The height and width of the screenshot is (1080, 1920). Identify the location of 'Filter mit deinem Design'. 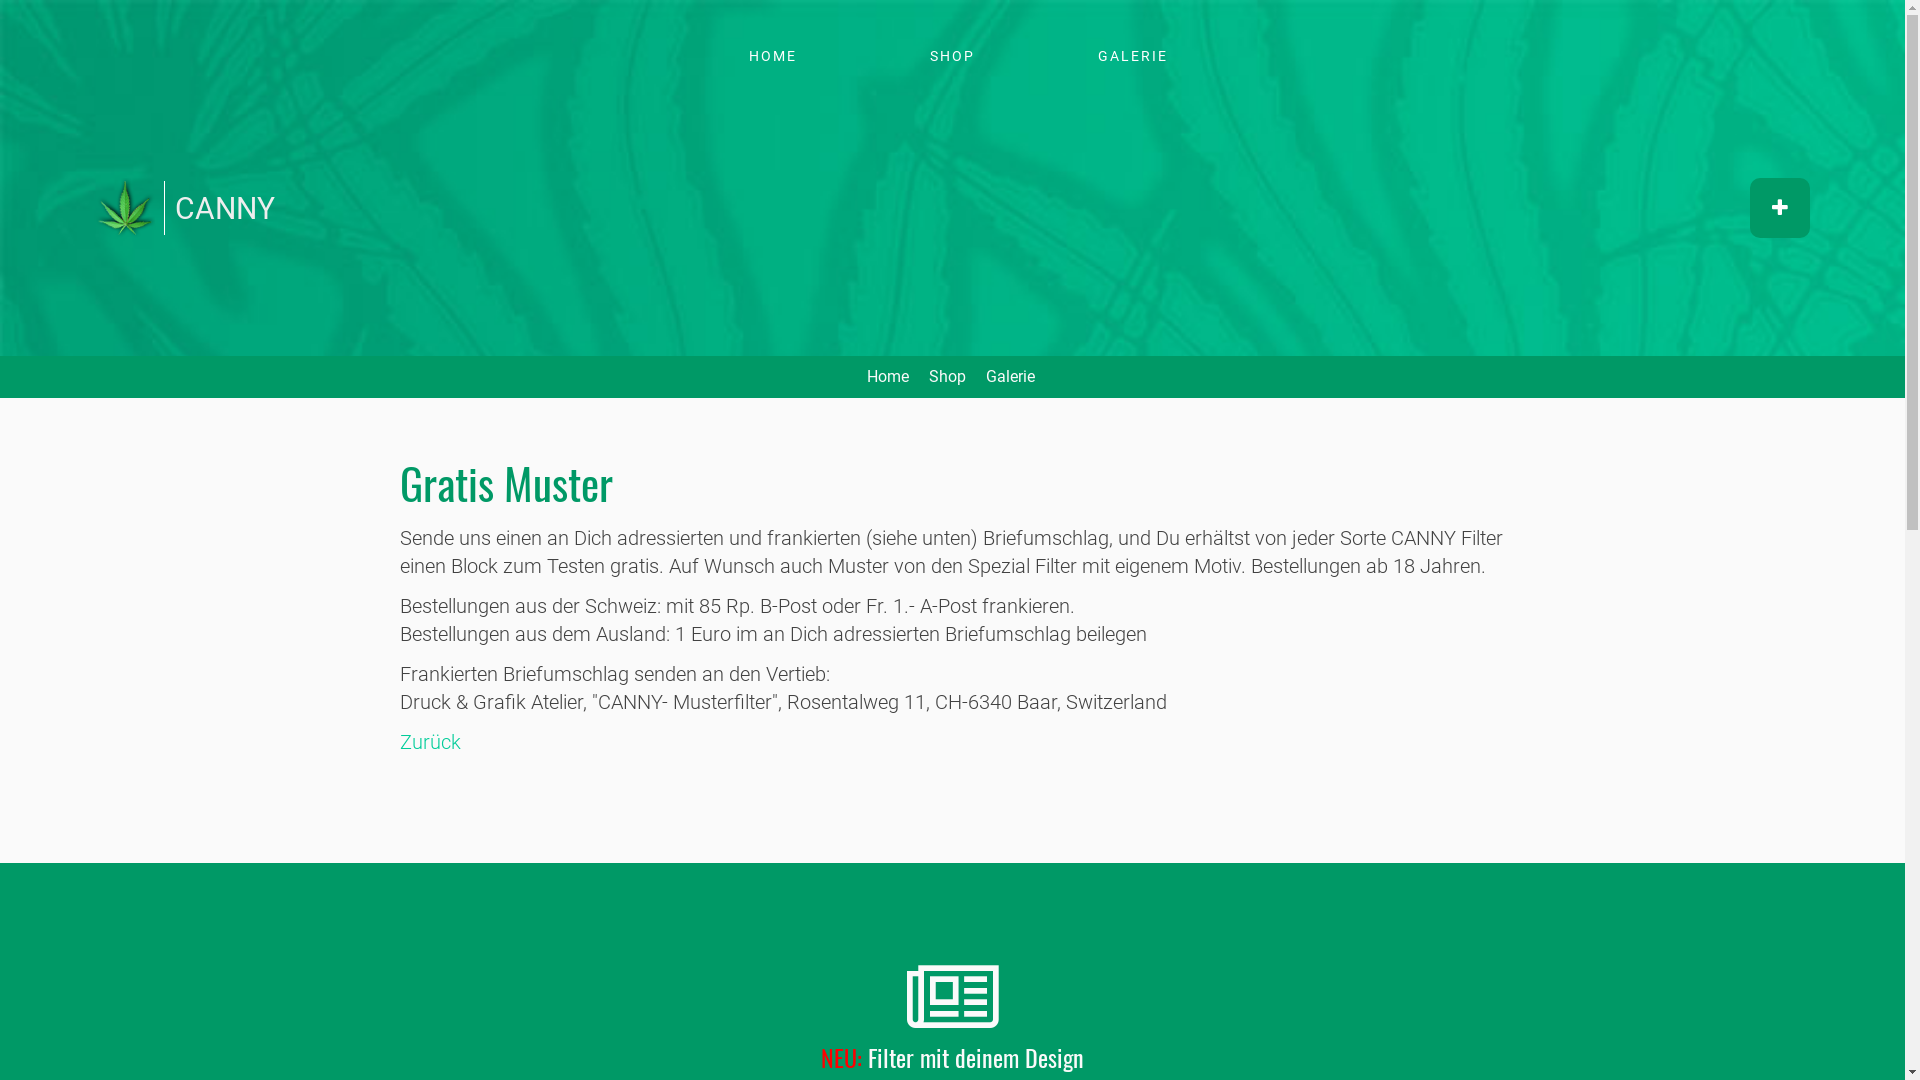
(975, 1055).